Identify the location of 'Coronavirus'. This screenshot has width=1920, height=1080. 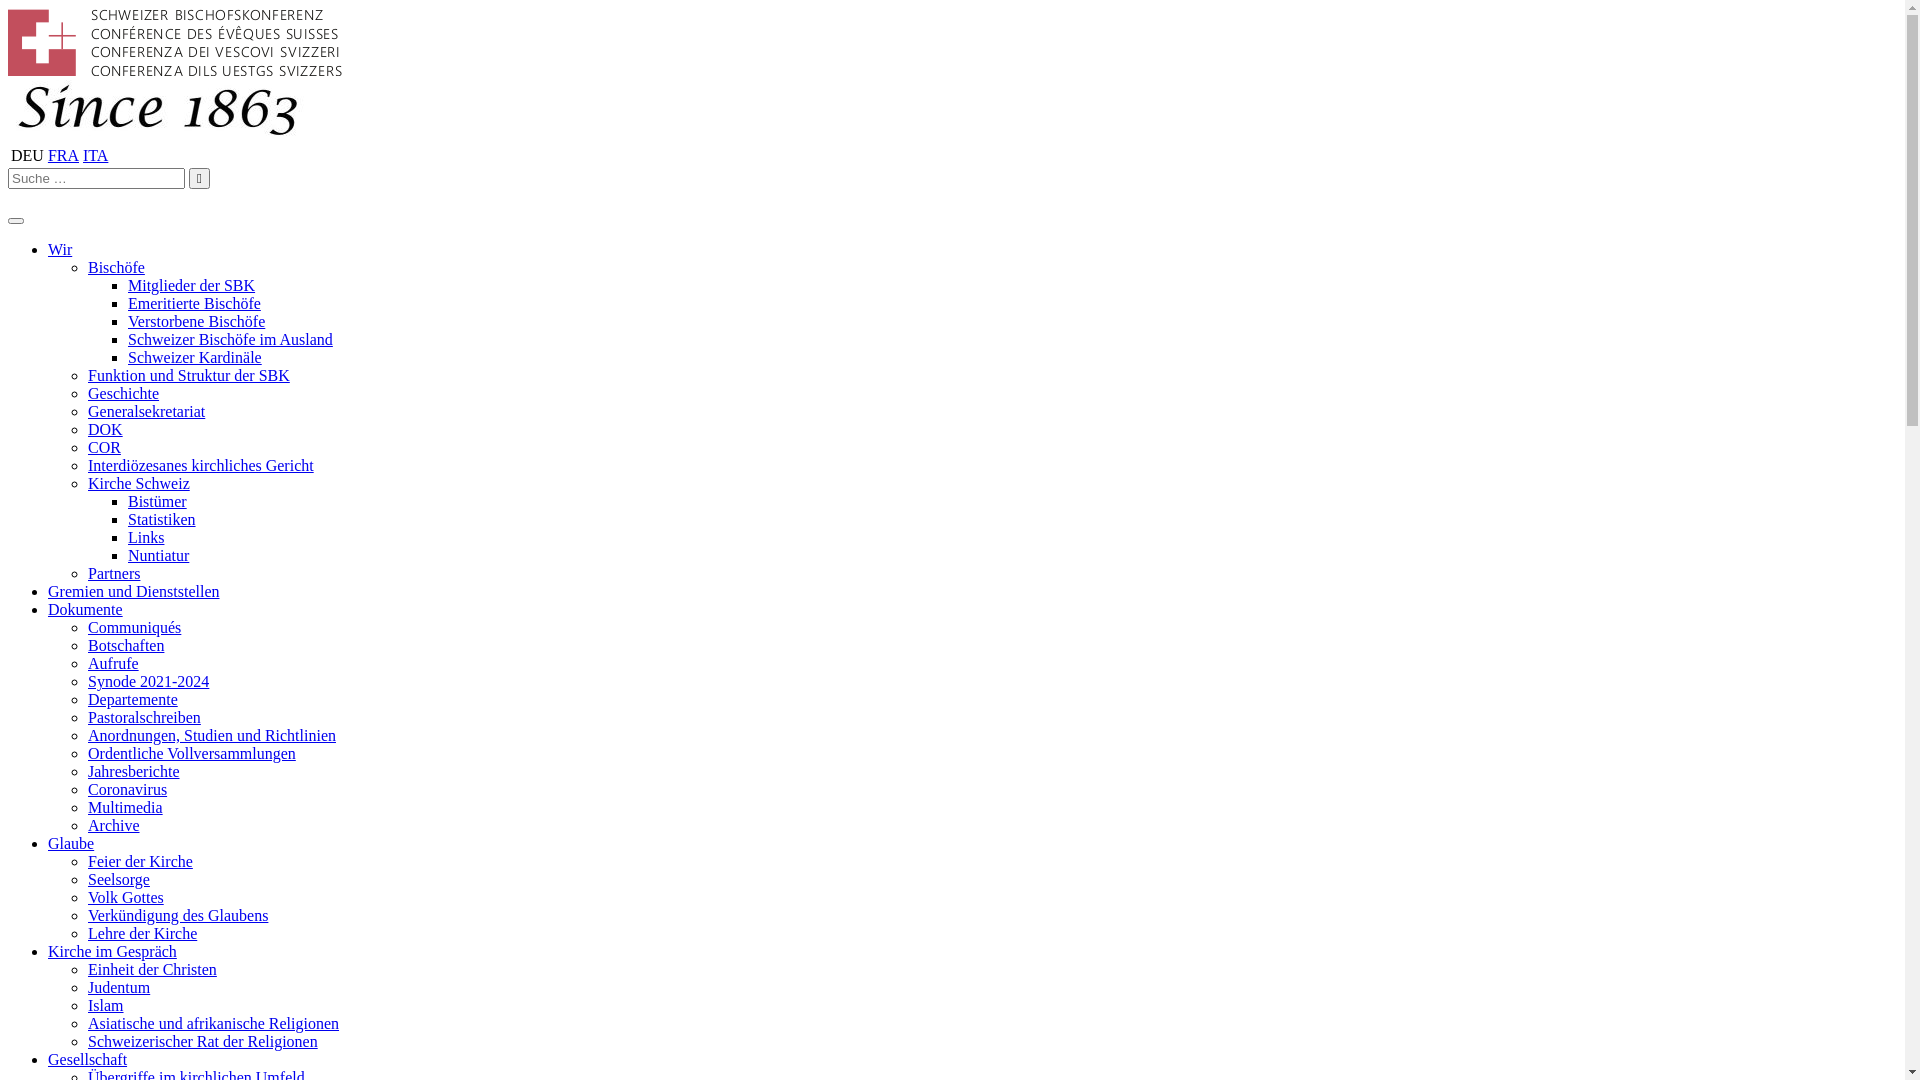
(126, 788).